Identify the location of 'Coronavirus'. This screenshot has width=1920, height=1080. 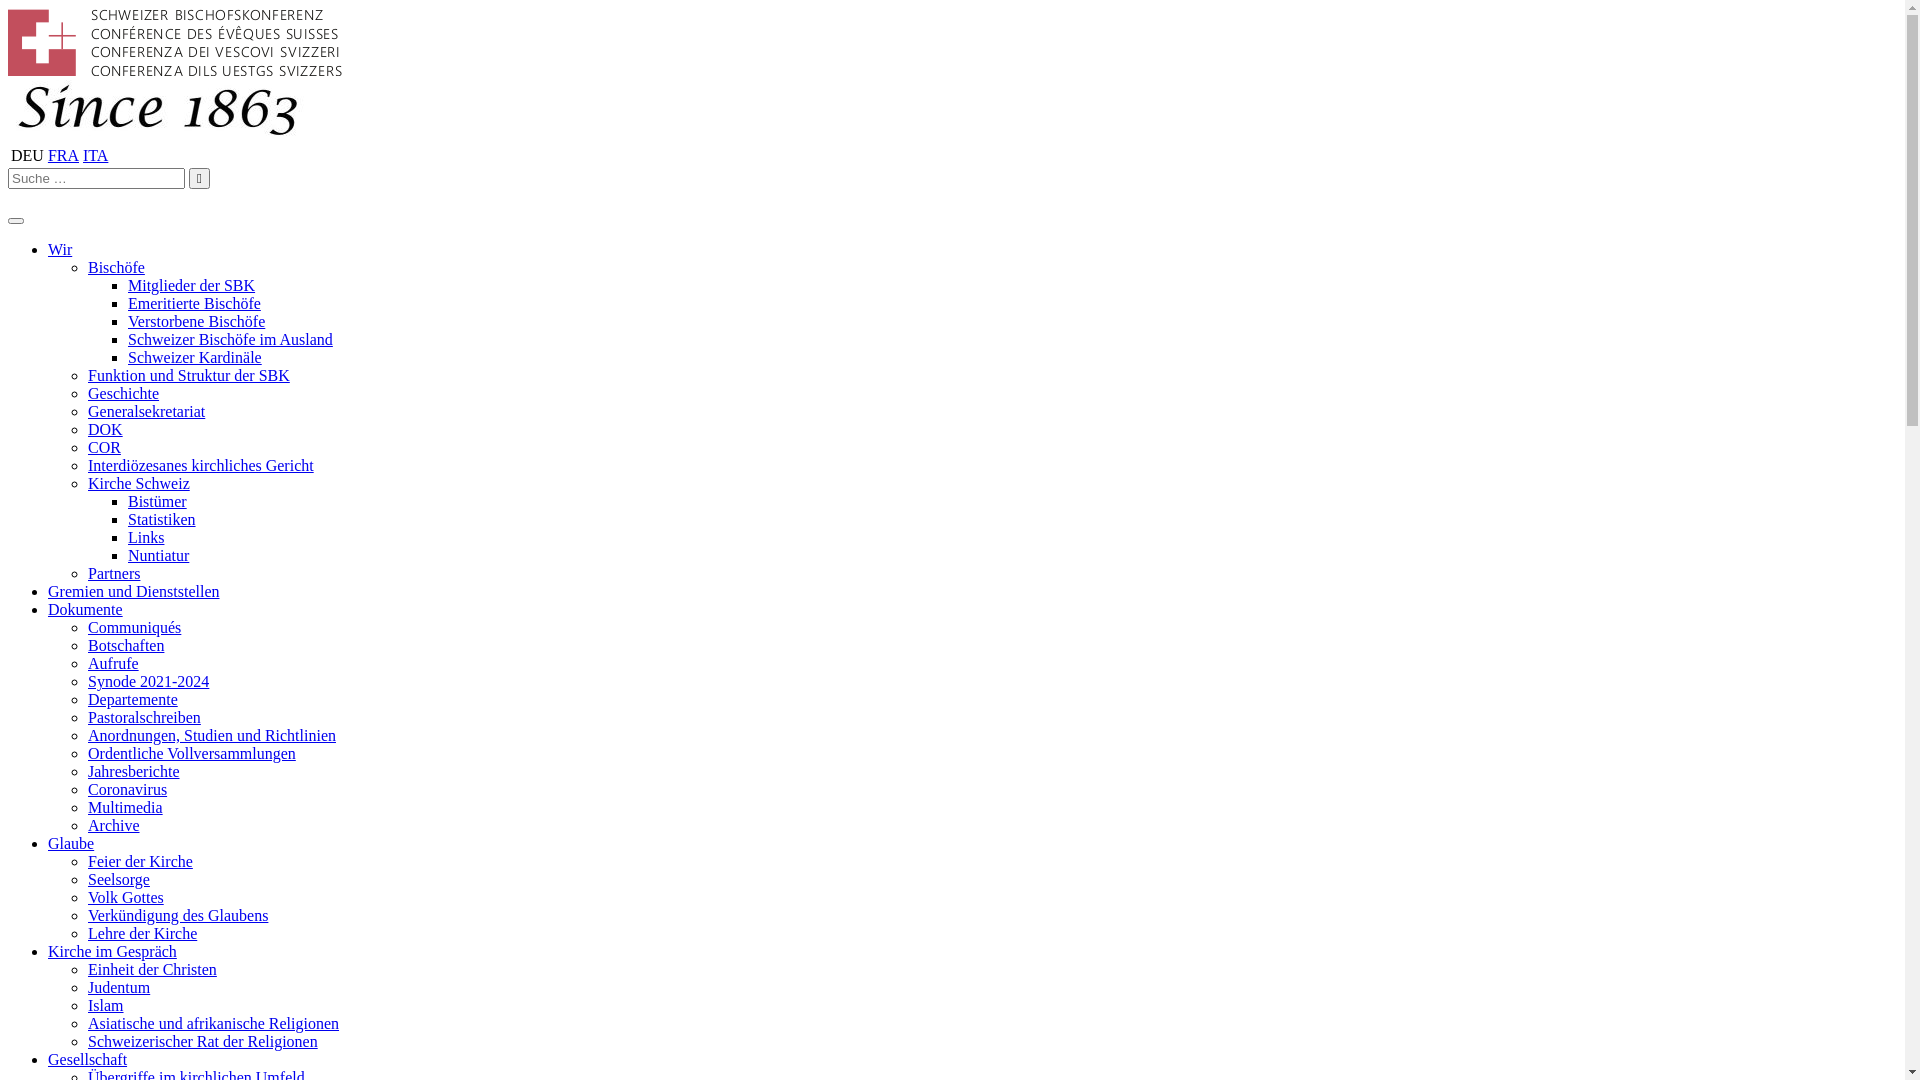
(126, 788).